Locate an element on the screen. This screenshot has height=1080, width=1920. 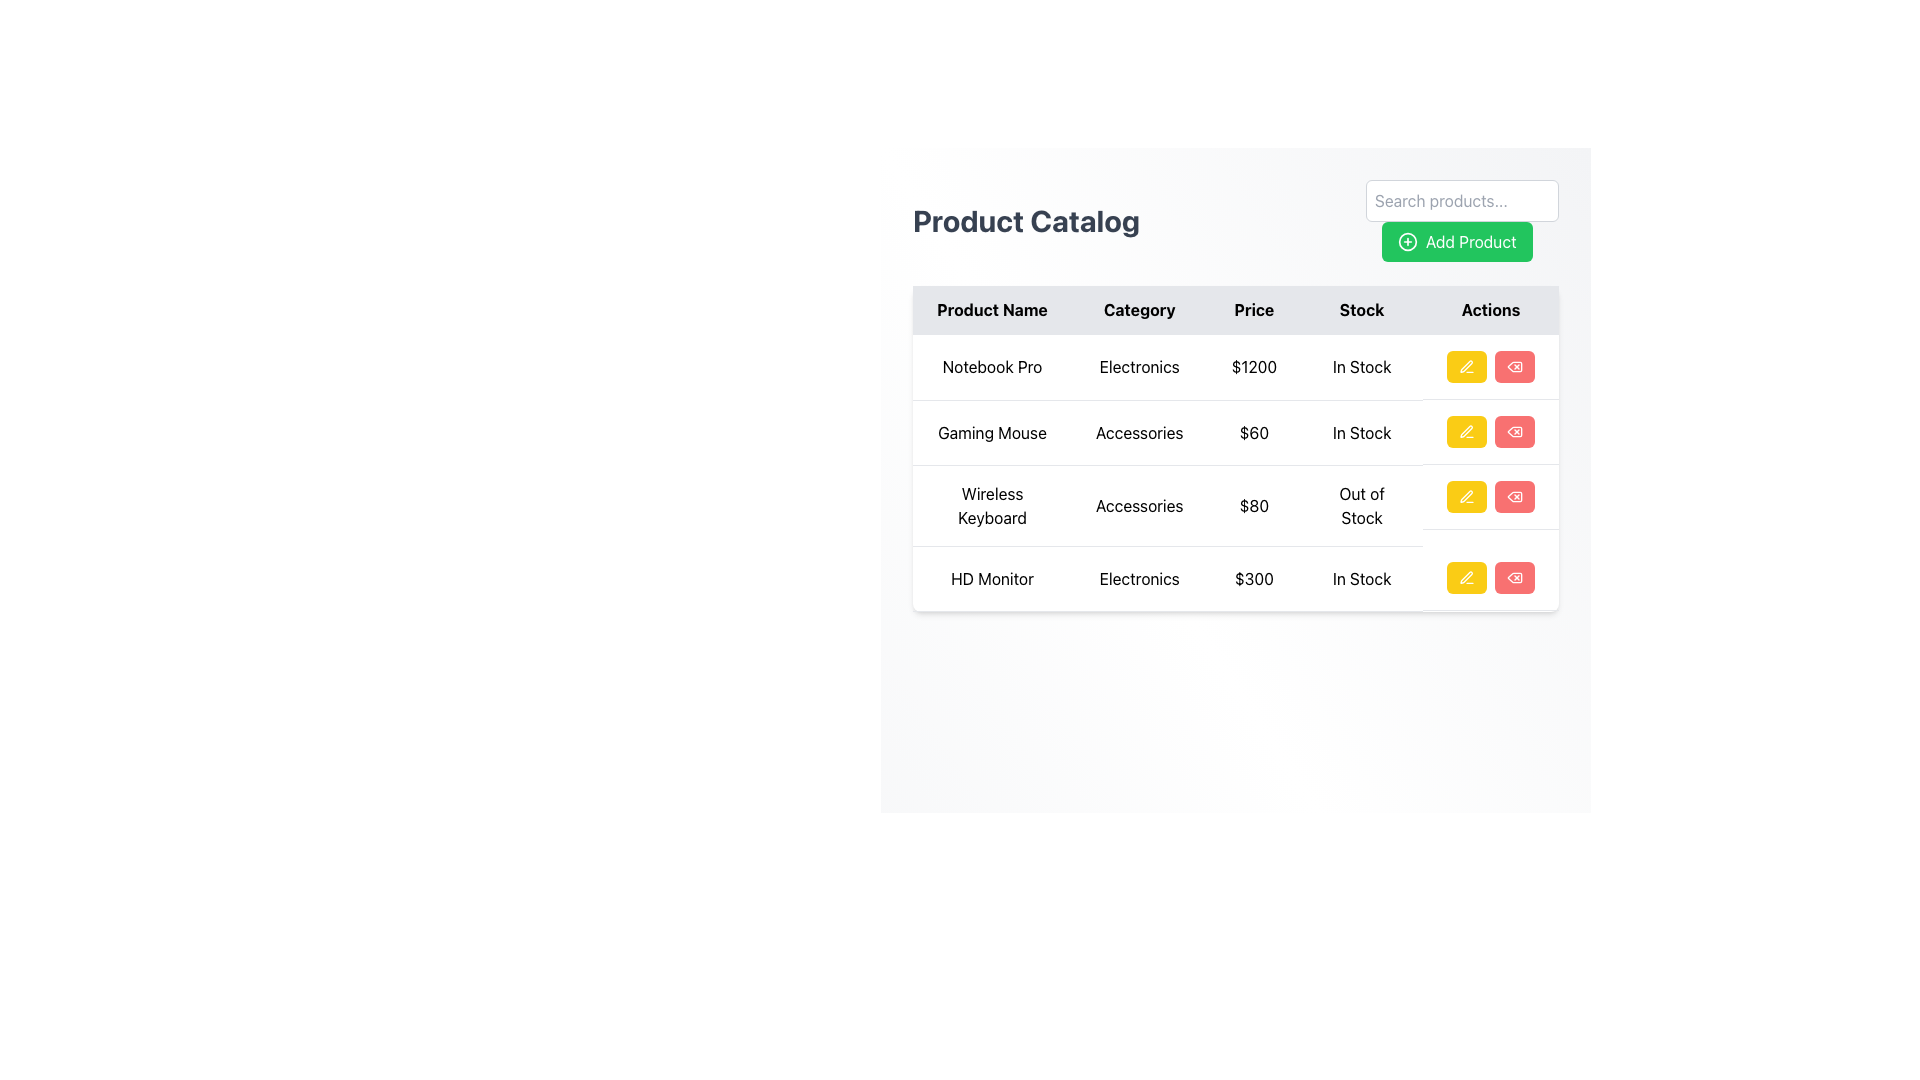
the delete button associated with the 'Wireless Keyboard' entry in the data table is located at coordinates (1515, 496).